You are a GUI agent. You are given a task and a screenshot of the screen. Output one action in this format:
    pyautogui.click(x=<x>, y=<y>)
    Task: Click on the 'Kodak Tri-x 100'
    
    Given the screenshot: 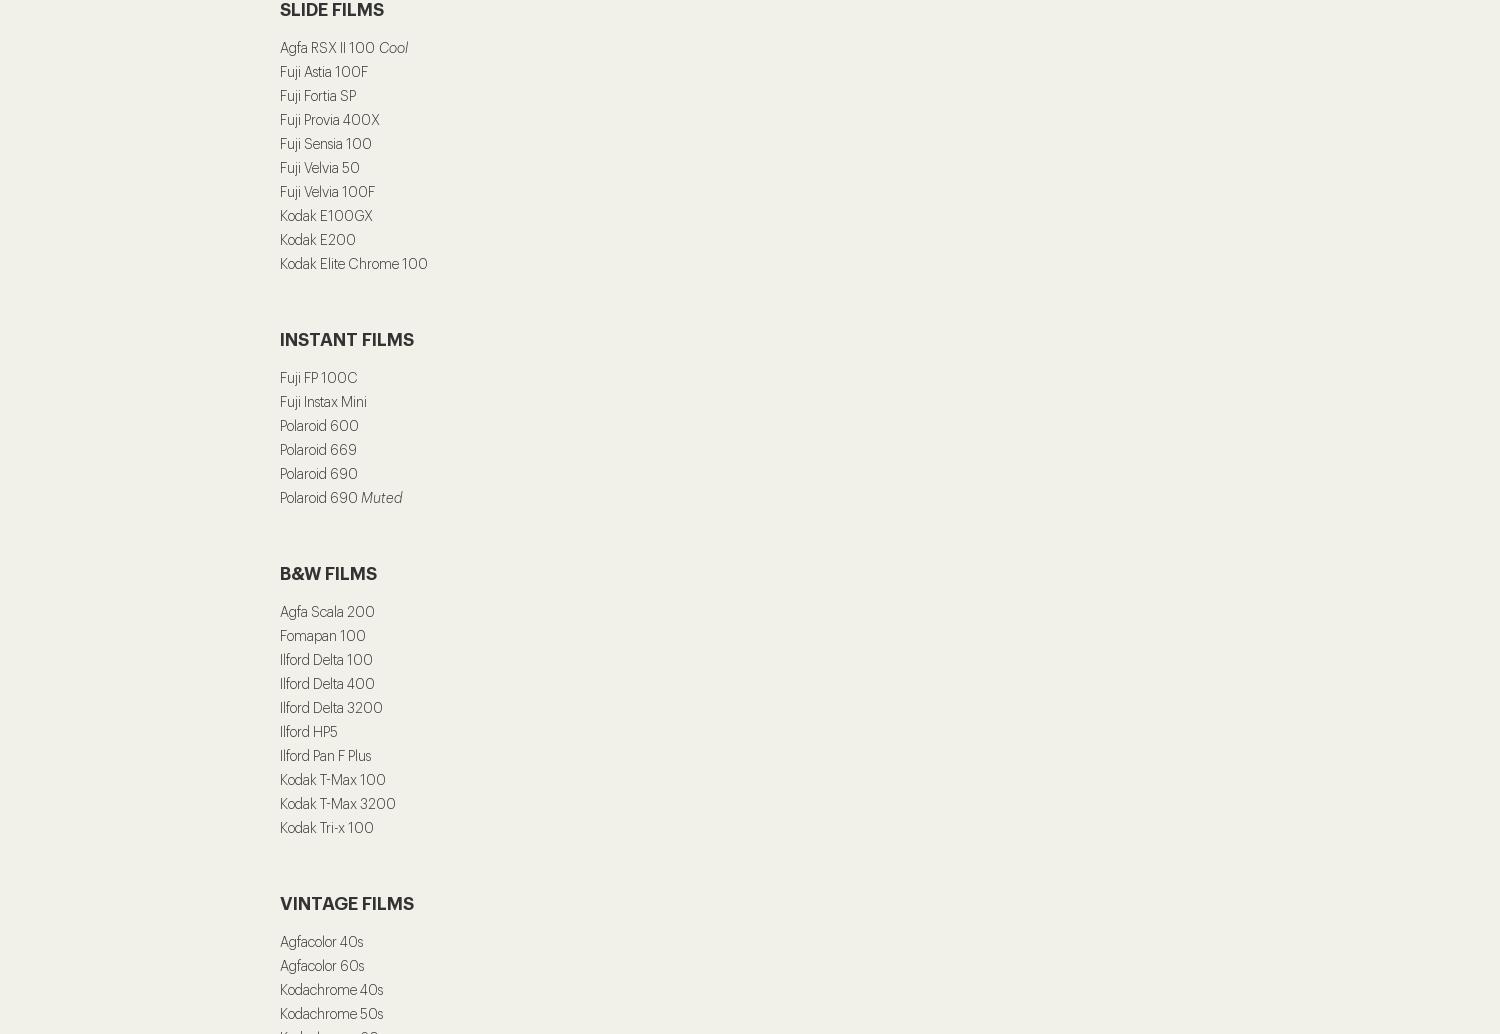 What is the action you would take?
    pyautogui.click(x=326, y=827)
    